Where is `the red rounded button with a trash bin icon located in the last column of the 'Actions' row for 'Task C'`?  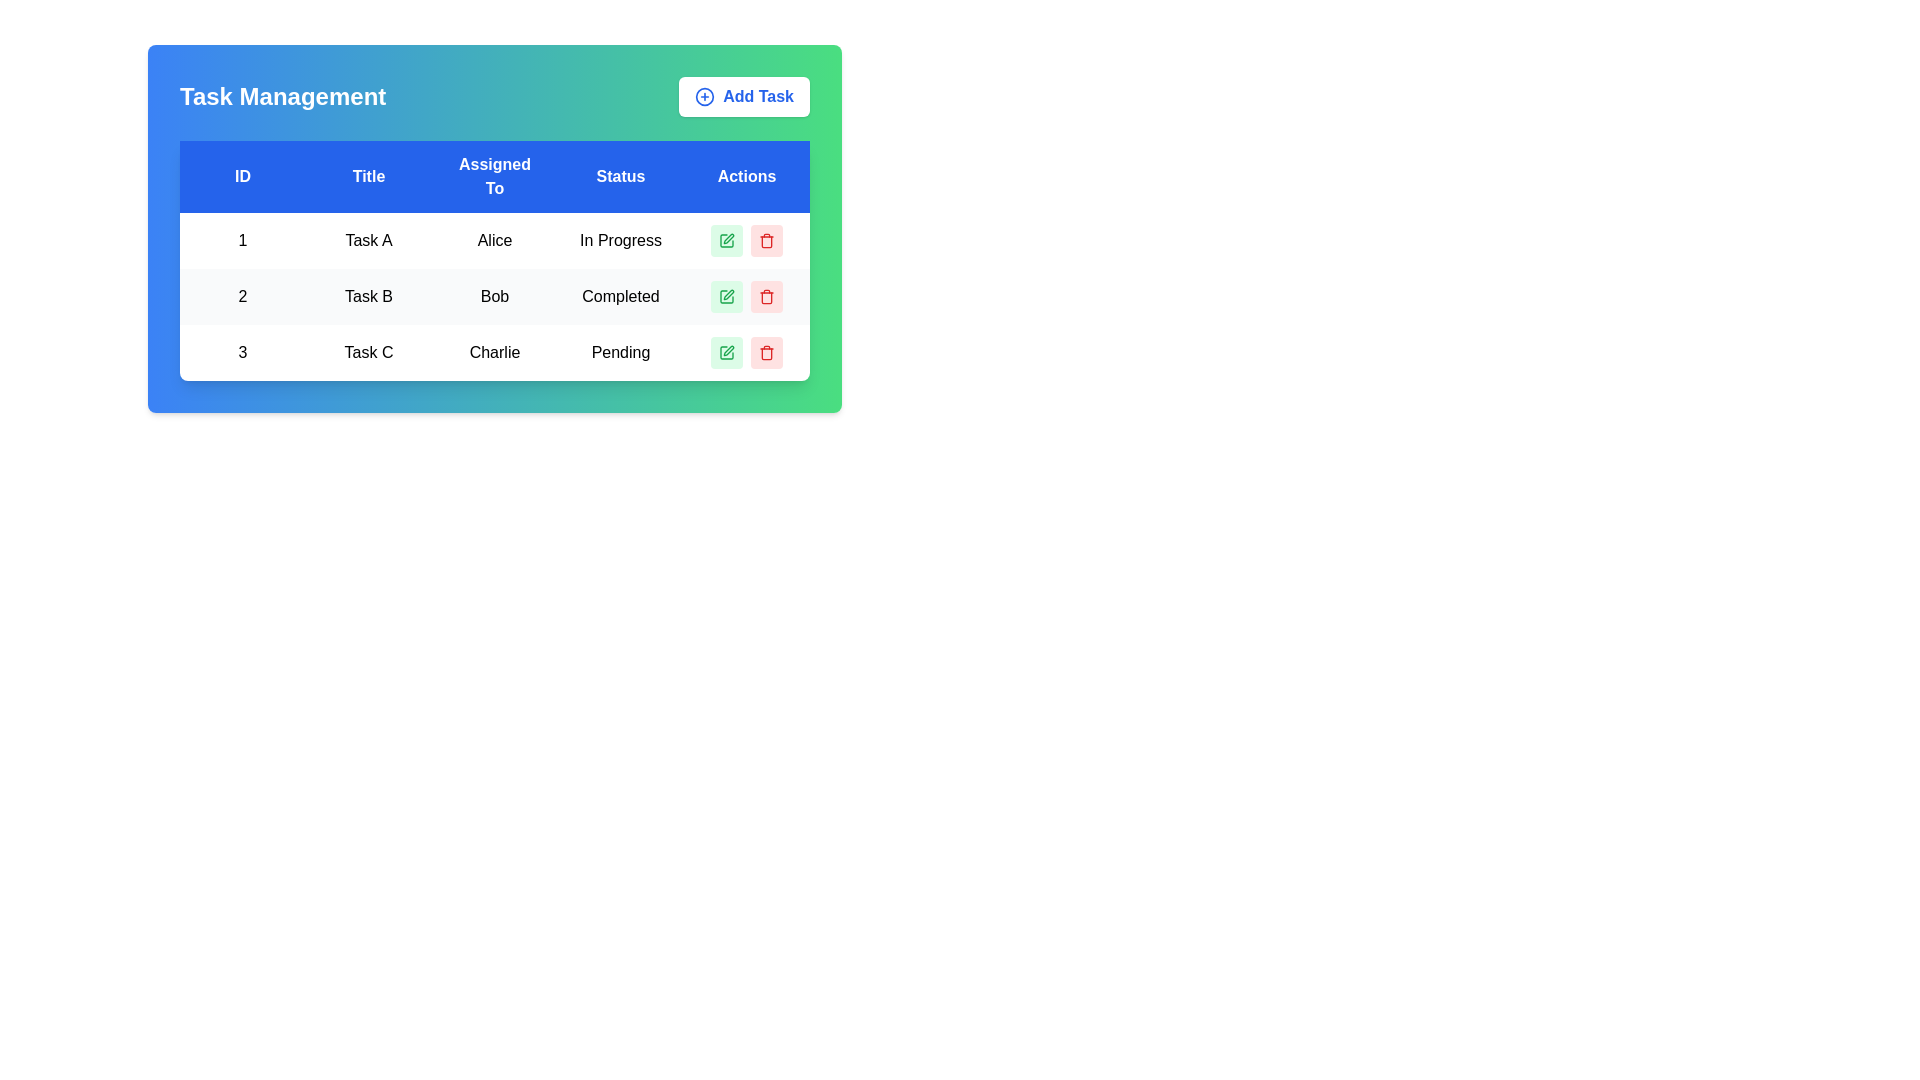 the red rounded button with a trash bin icon located in the last column of the 'Actions' row for 'Task C' is located at coordinates (766, 352).